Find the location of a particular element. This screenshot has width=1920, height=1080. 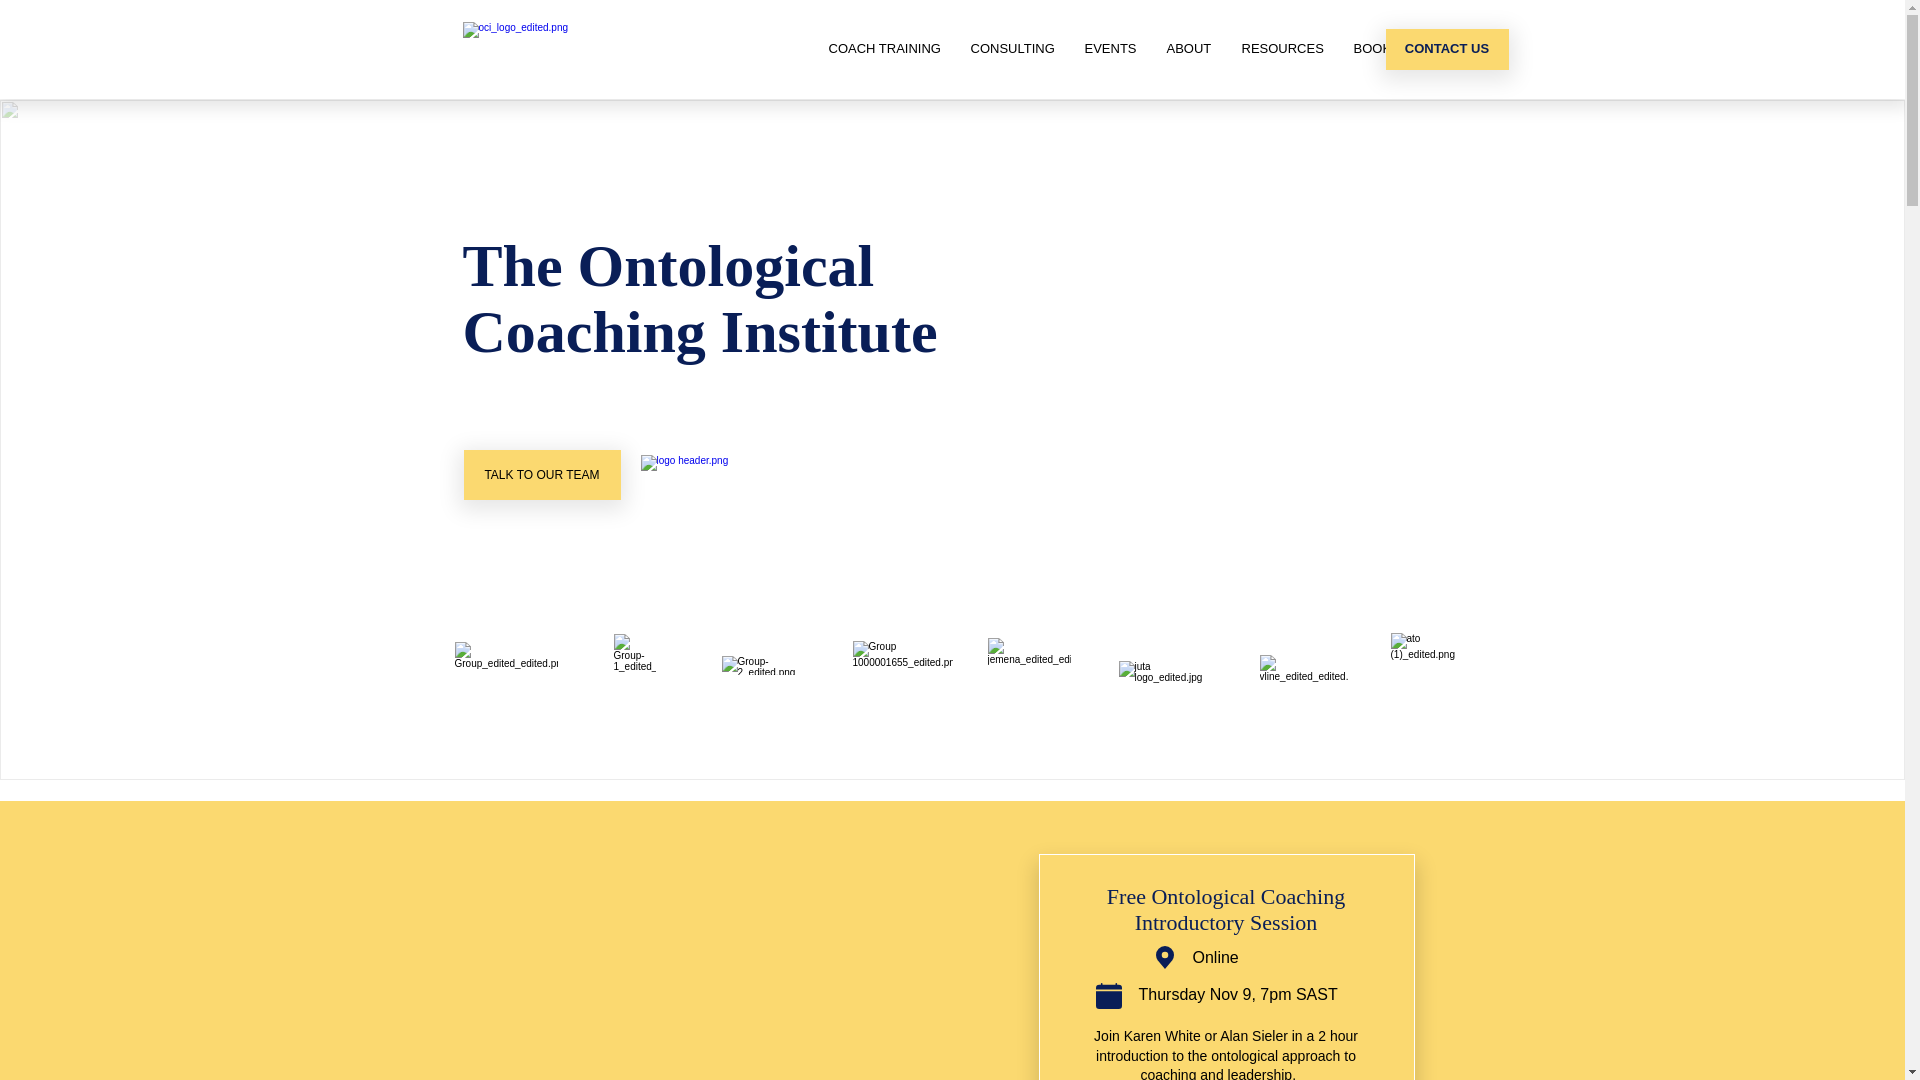

'CONTACT US' is located at coordinates (1447, 48).